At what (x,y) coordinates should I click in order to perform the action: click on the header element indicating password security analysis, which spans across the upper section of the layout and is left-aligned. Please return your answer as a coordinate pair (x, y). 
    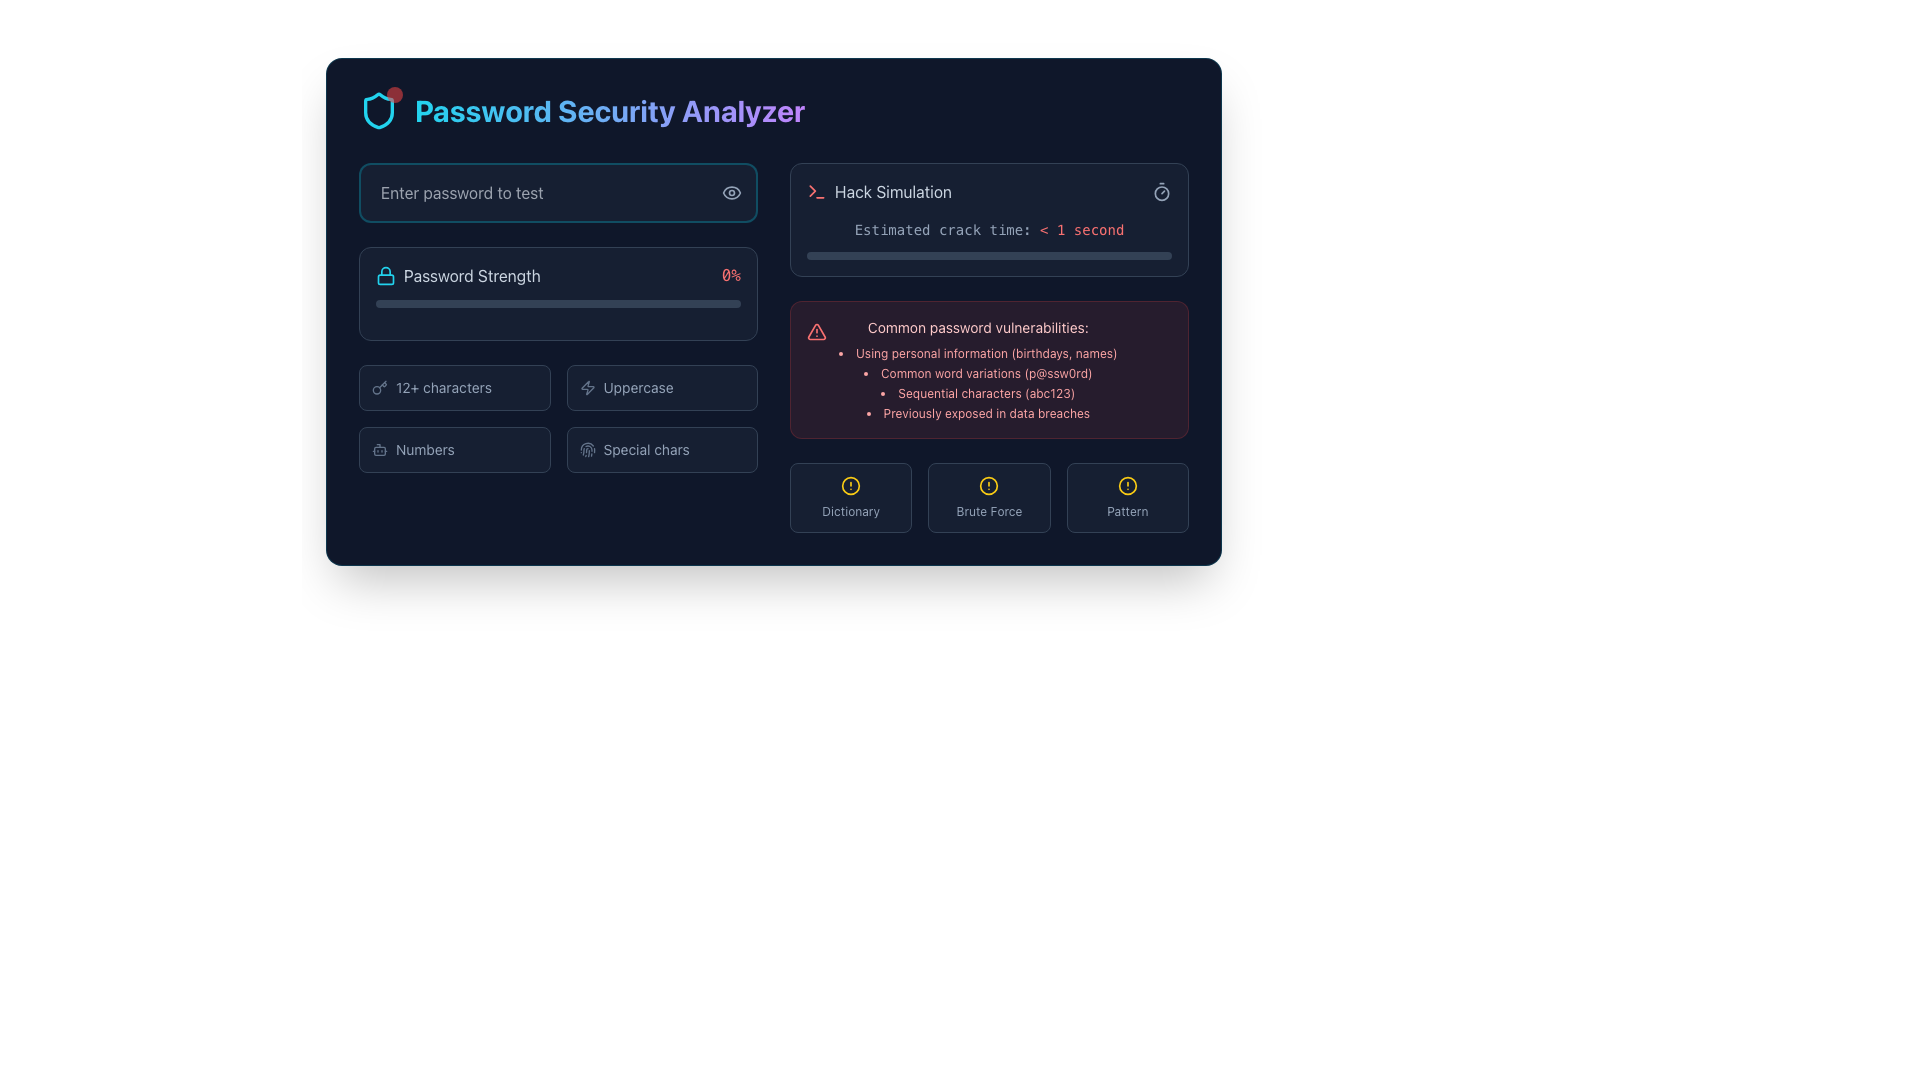
    Looking at the image, I should click on (581, 111).